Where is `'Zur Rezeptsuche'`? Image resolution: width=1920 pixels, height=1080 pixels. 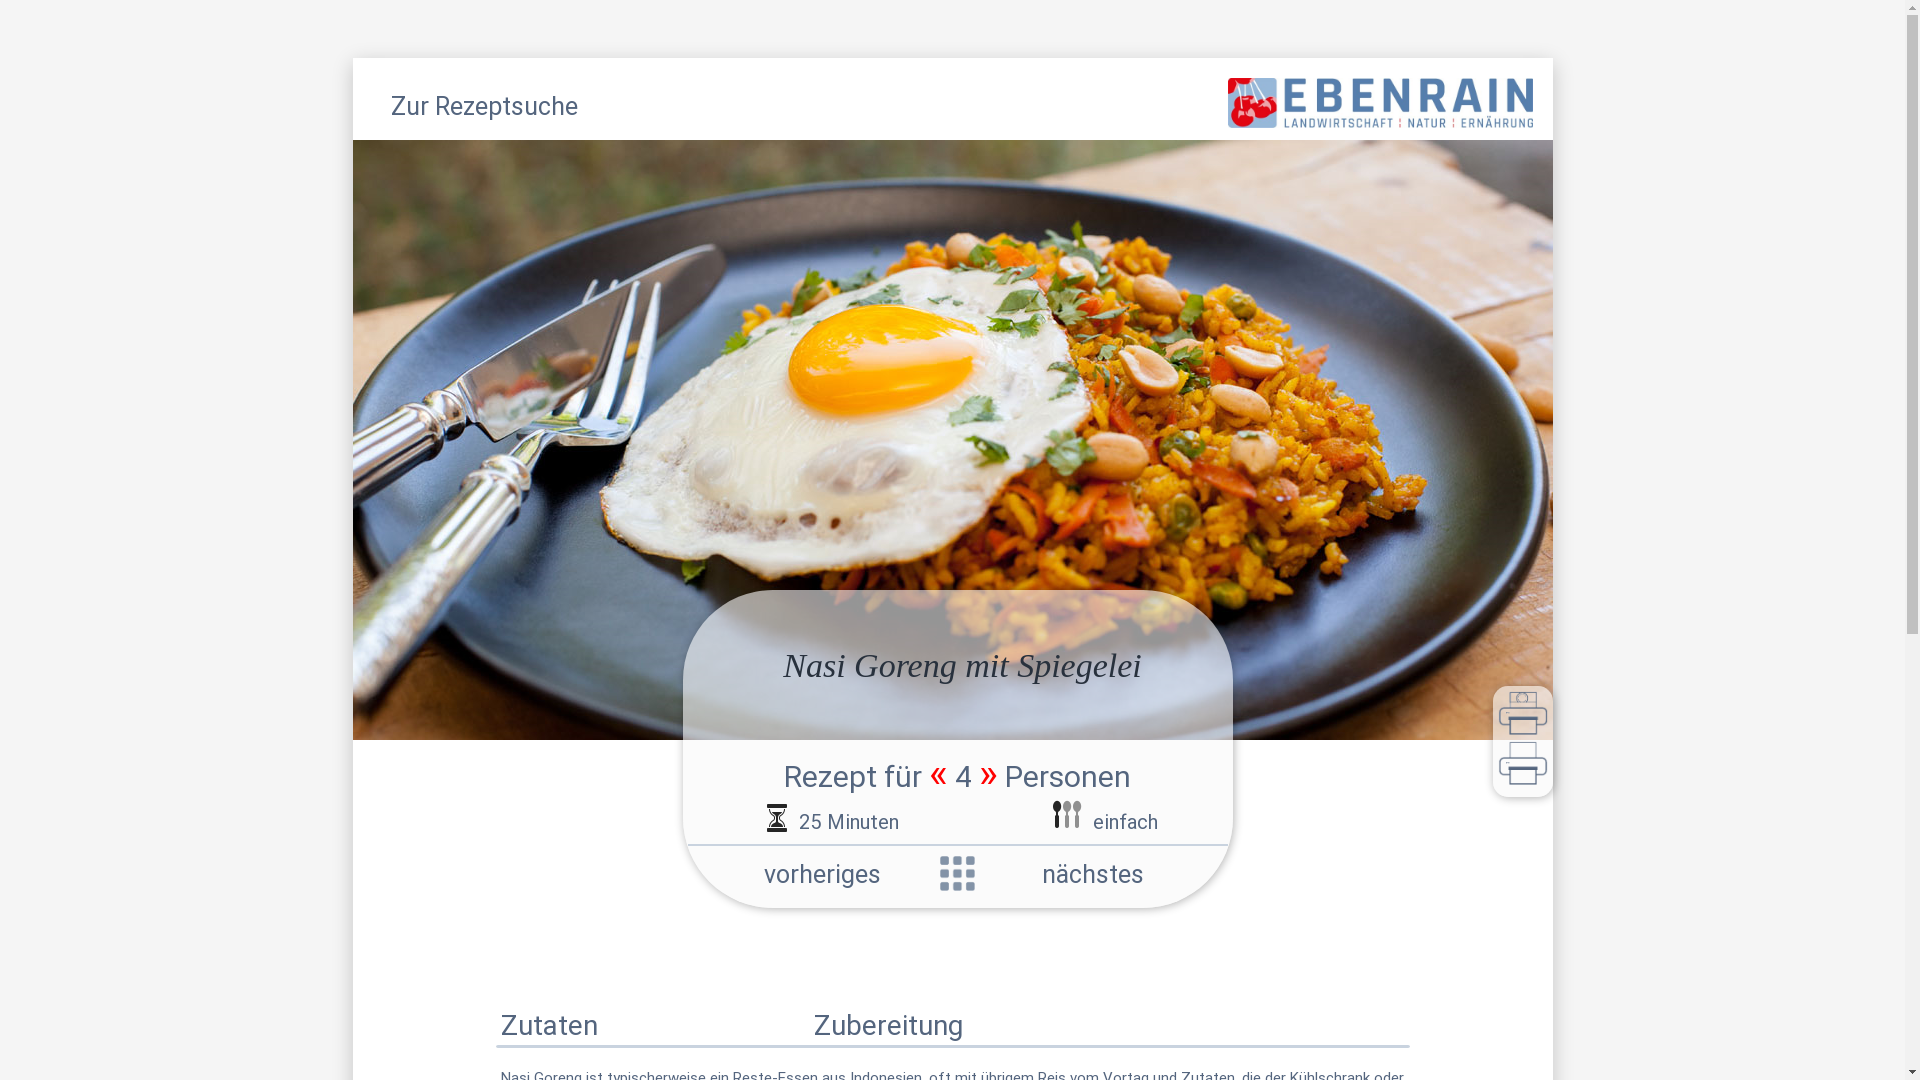 'Zur Rezeptsuche' is located at coordinates (483, 109).